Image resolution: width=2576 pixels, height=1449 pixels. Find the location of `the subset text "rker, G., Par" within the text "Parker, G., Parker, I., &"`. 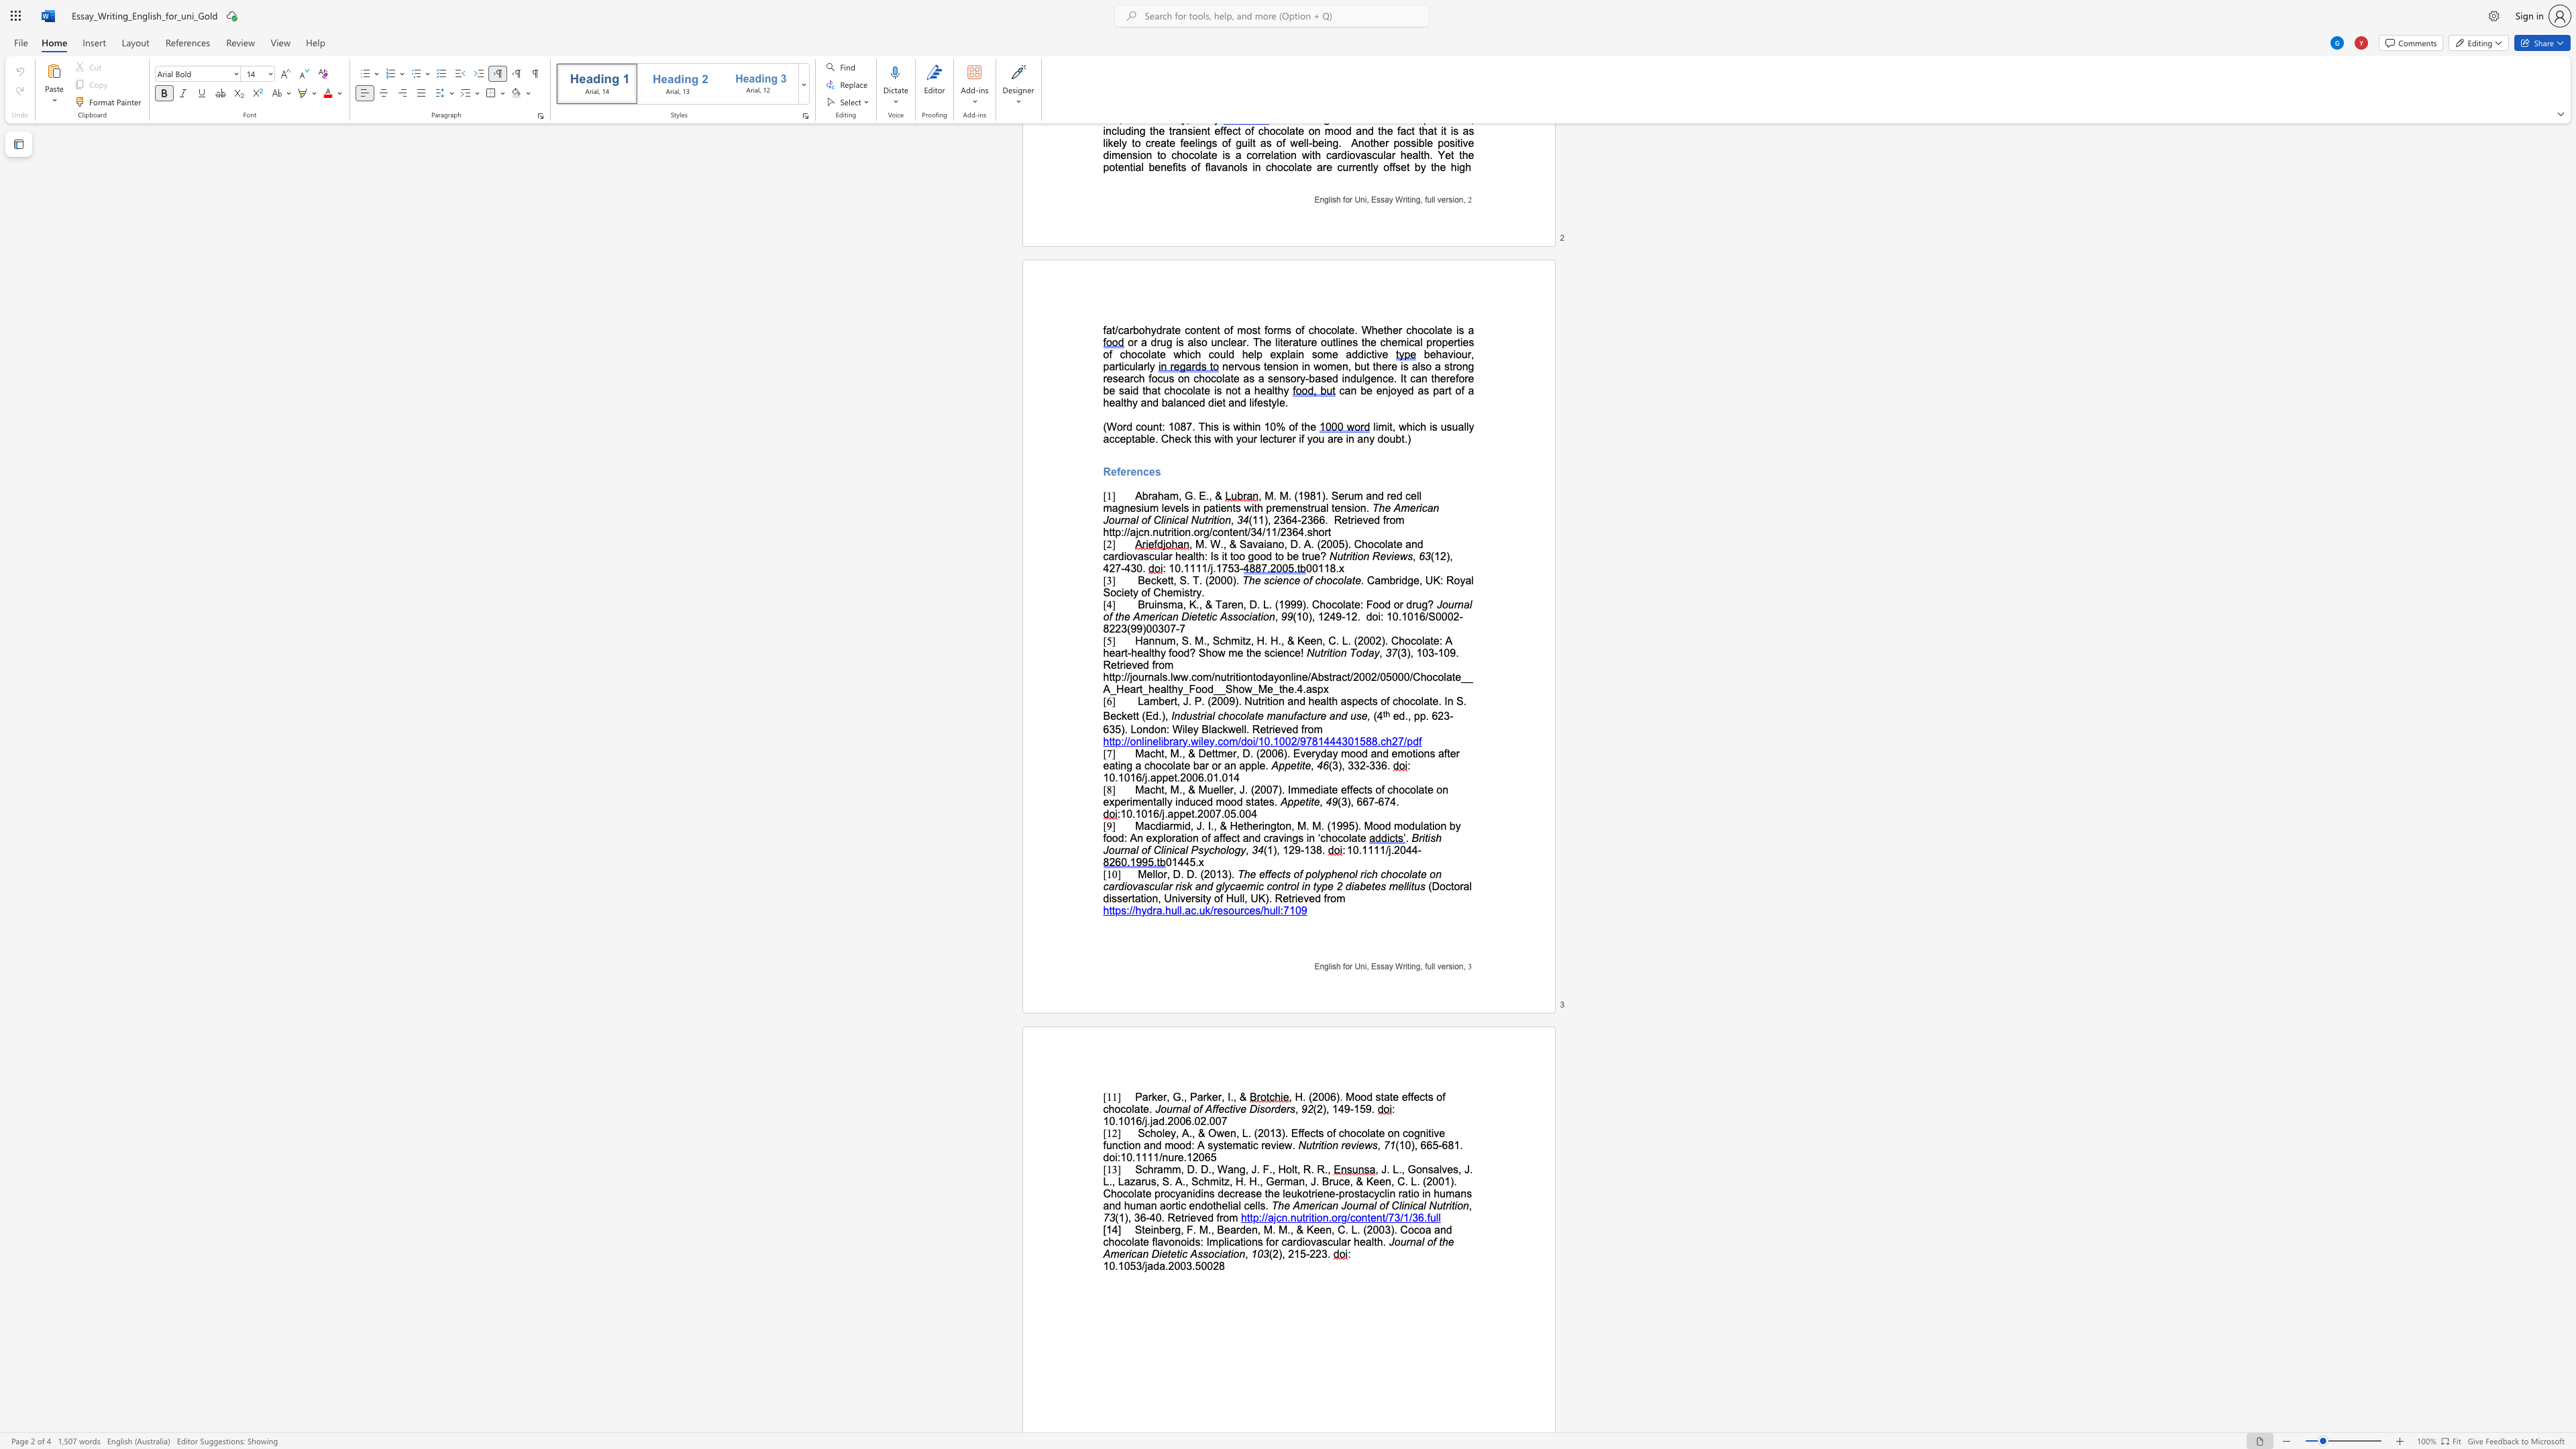

the subset text "rker, G., Par" within the text "Parker, G., Parker, I., &" is located at coordinates (1146, 1096).